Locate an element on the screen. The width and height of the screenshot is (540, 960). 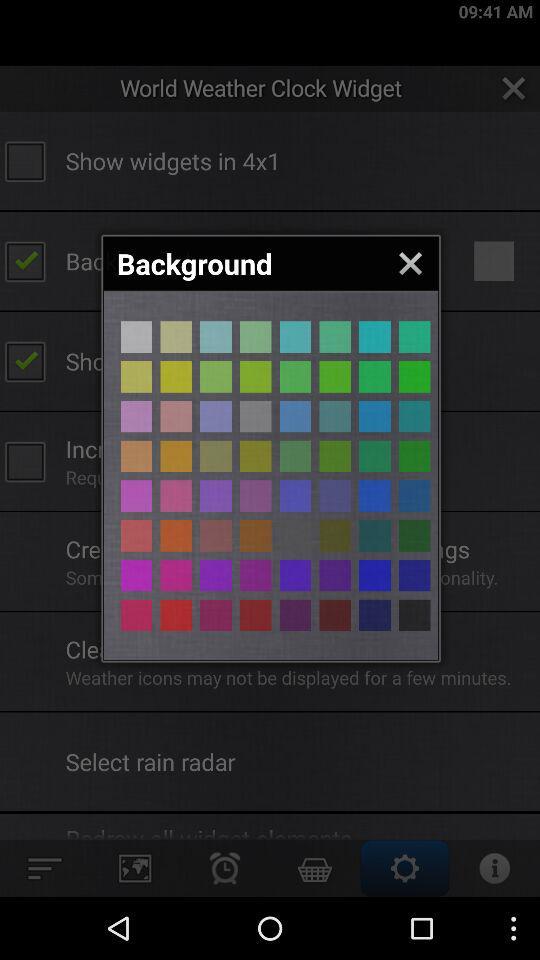
choose a color is located at coordinates (374, 614).